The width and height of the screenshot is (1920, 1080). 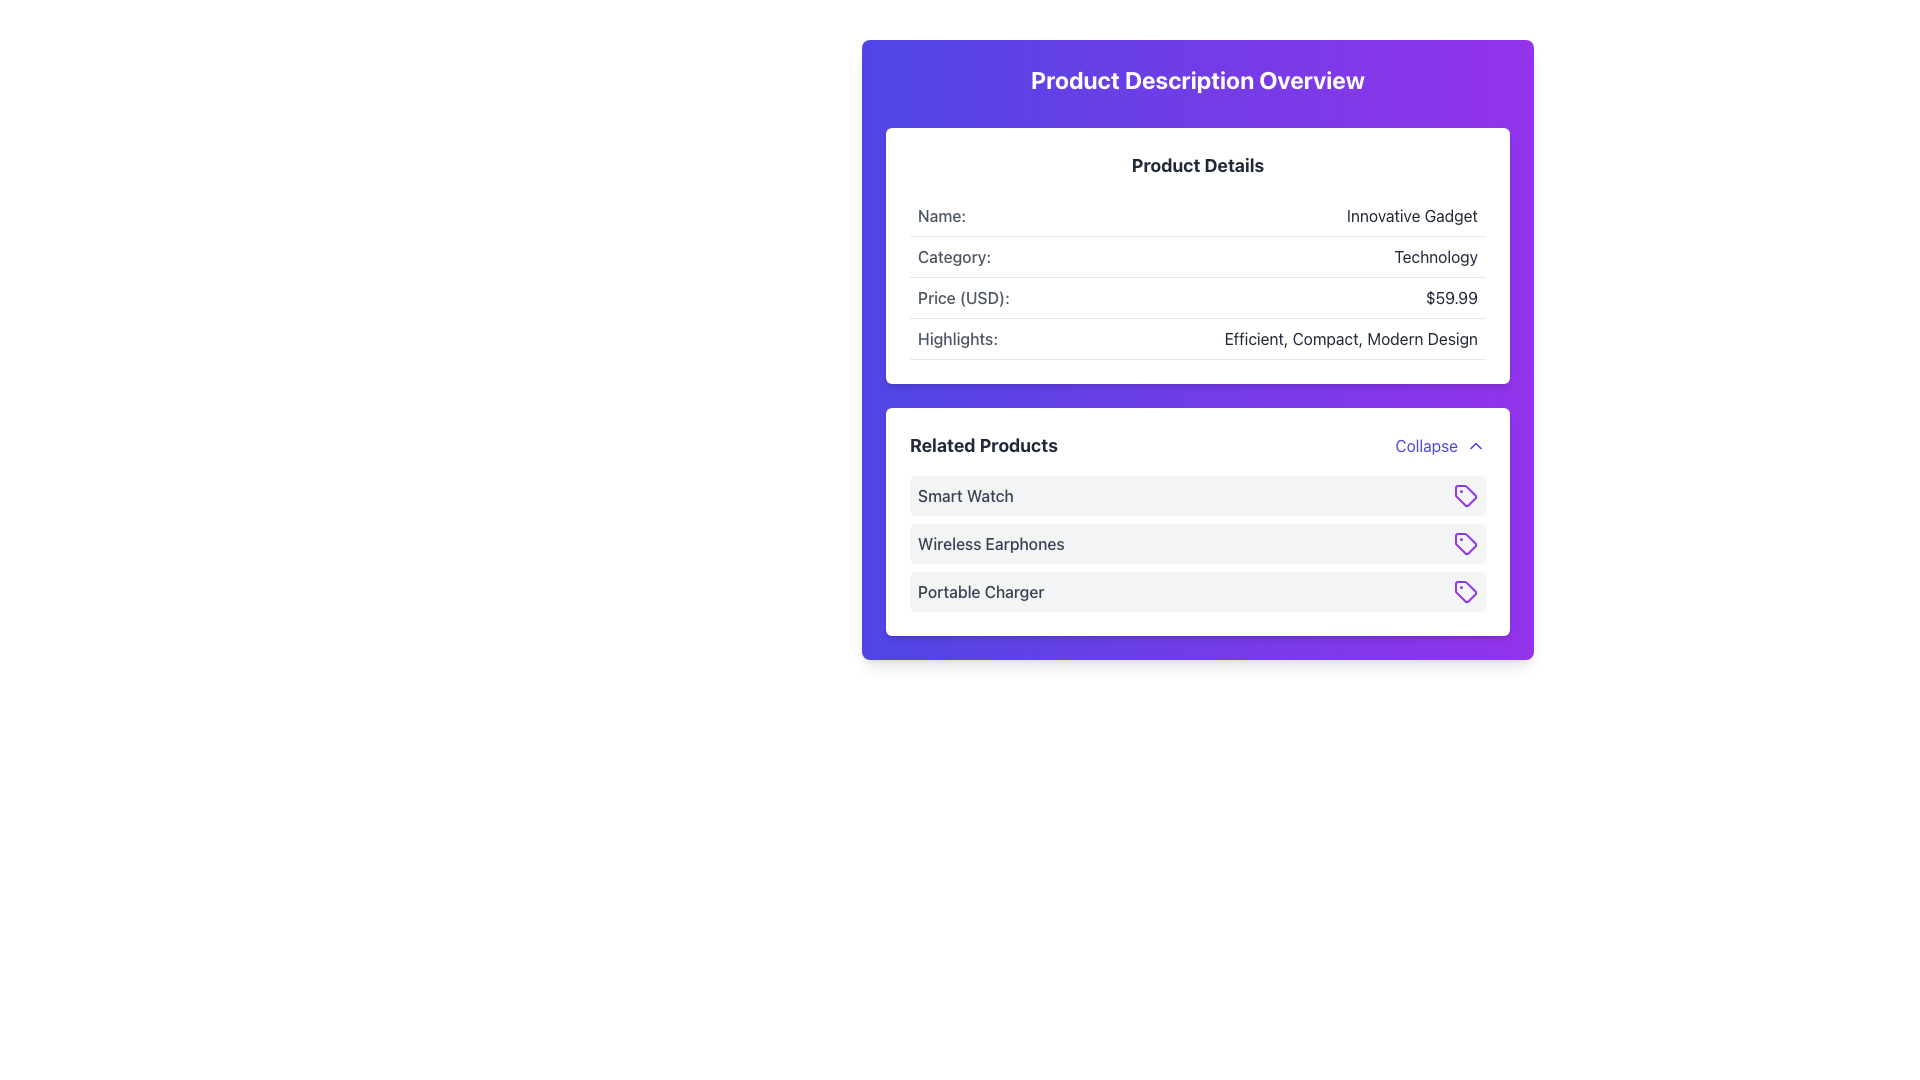 I want to click on the second row in the 'Product Details' section that displays the product's category, located between the 'Name: Innovative Gadget' and 'Price (USD): $59.99' rows, so click(x=1198, y=256).